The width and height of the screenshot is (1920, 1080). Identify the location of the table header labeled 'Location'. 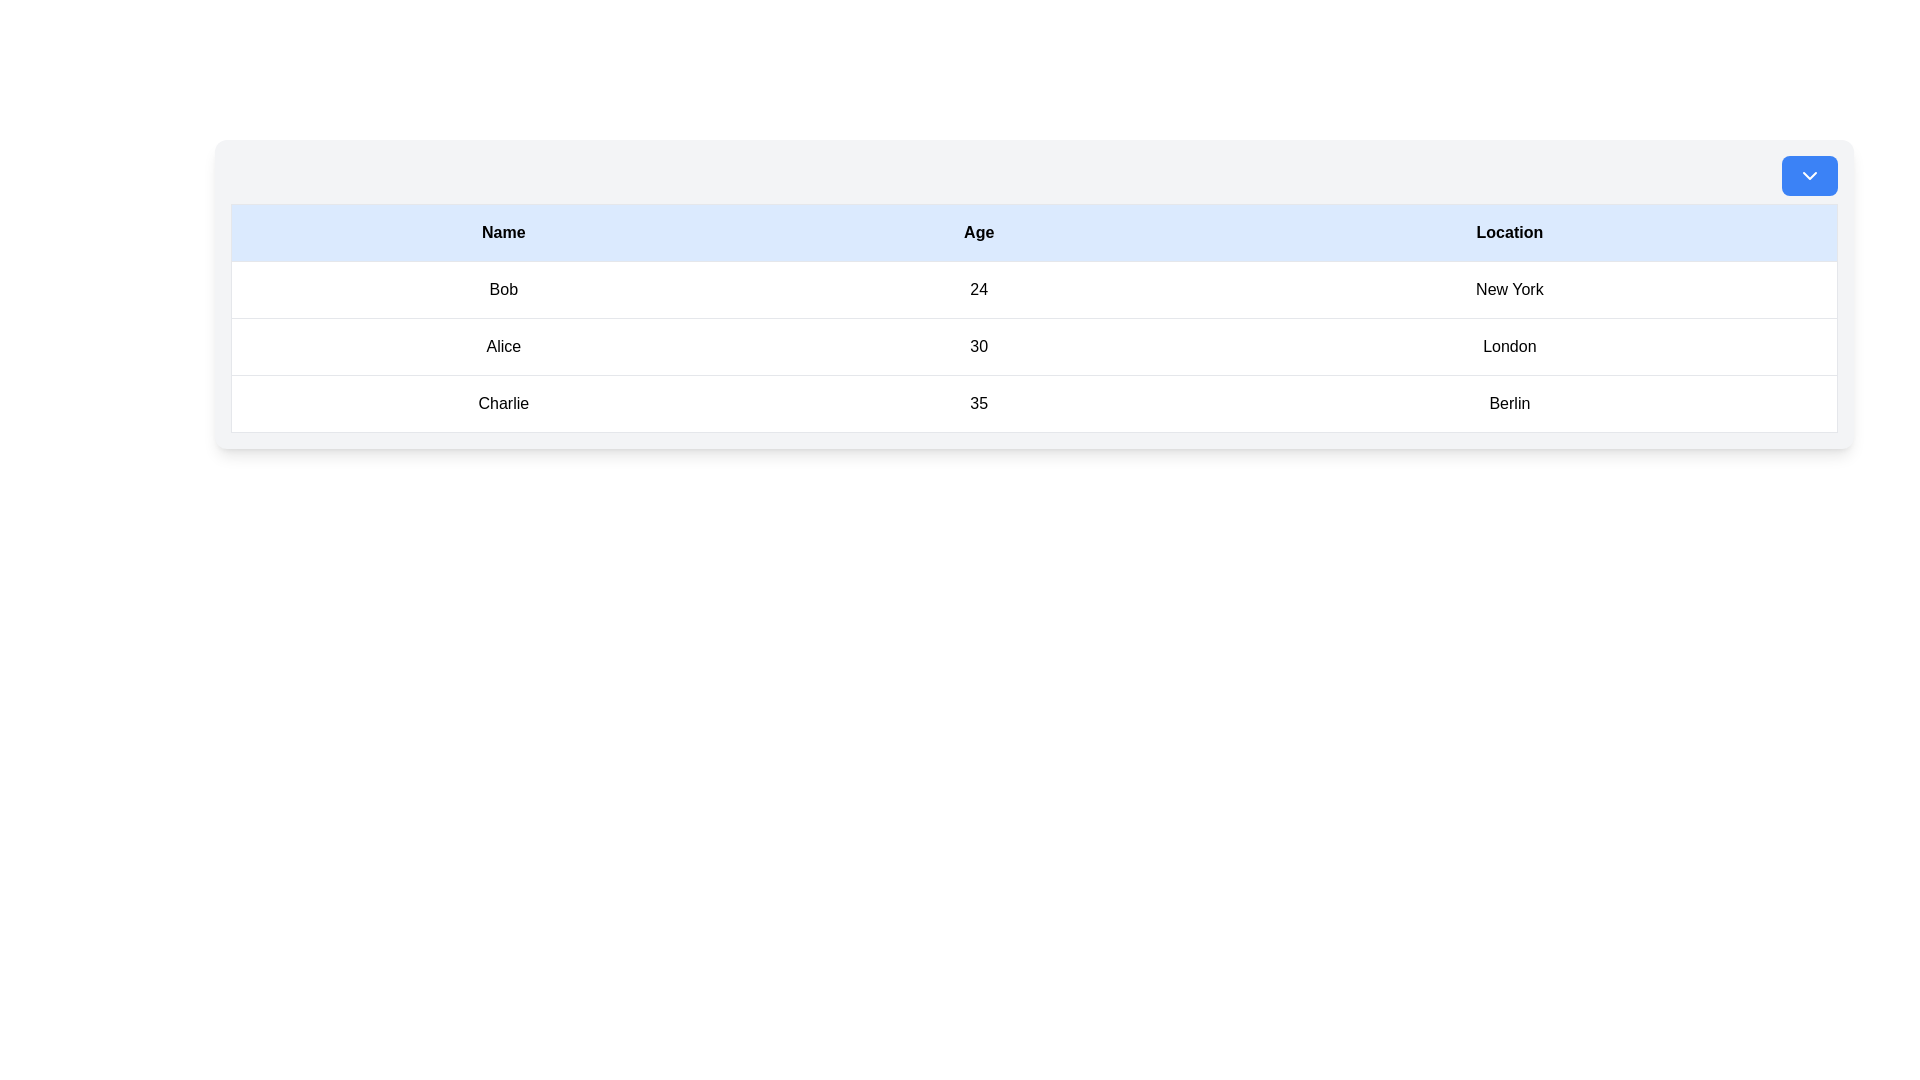
(1510, 231).